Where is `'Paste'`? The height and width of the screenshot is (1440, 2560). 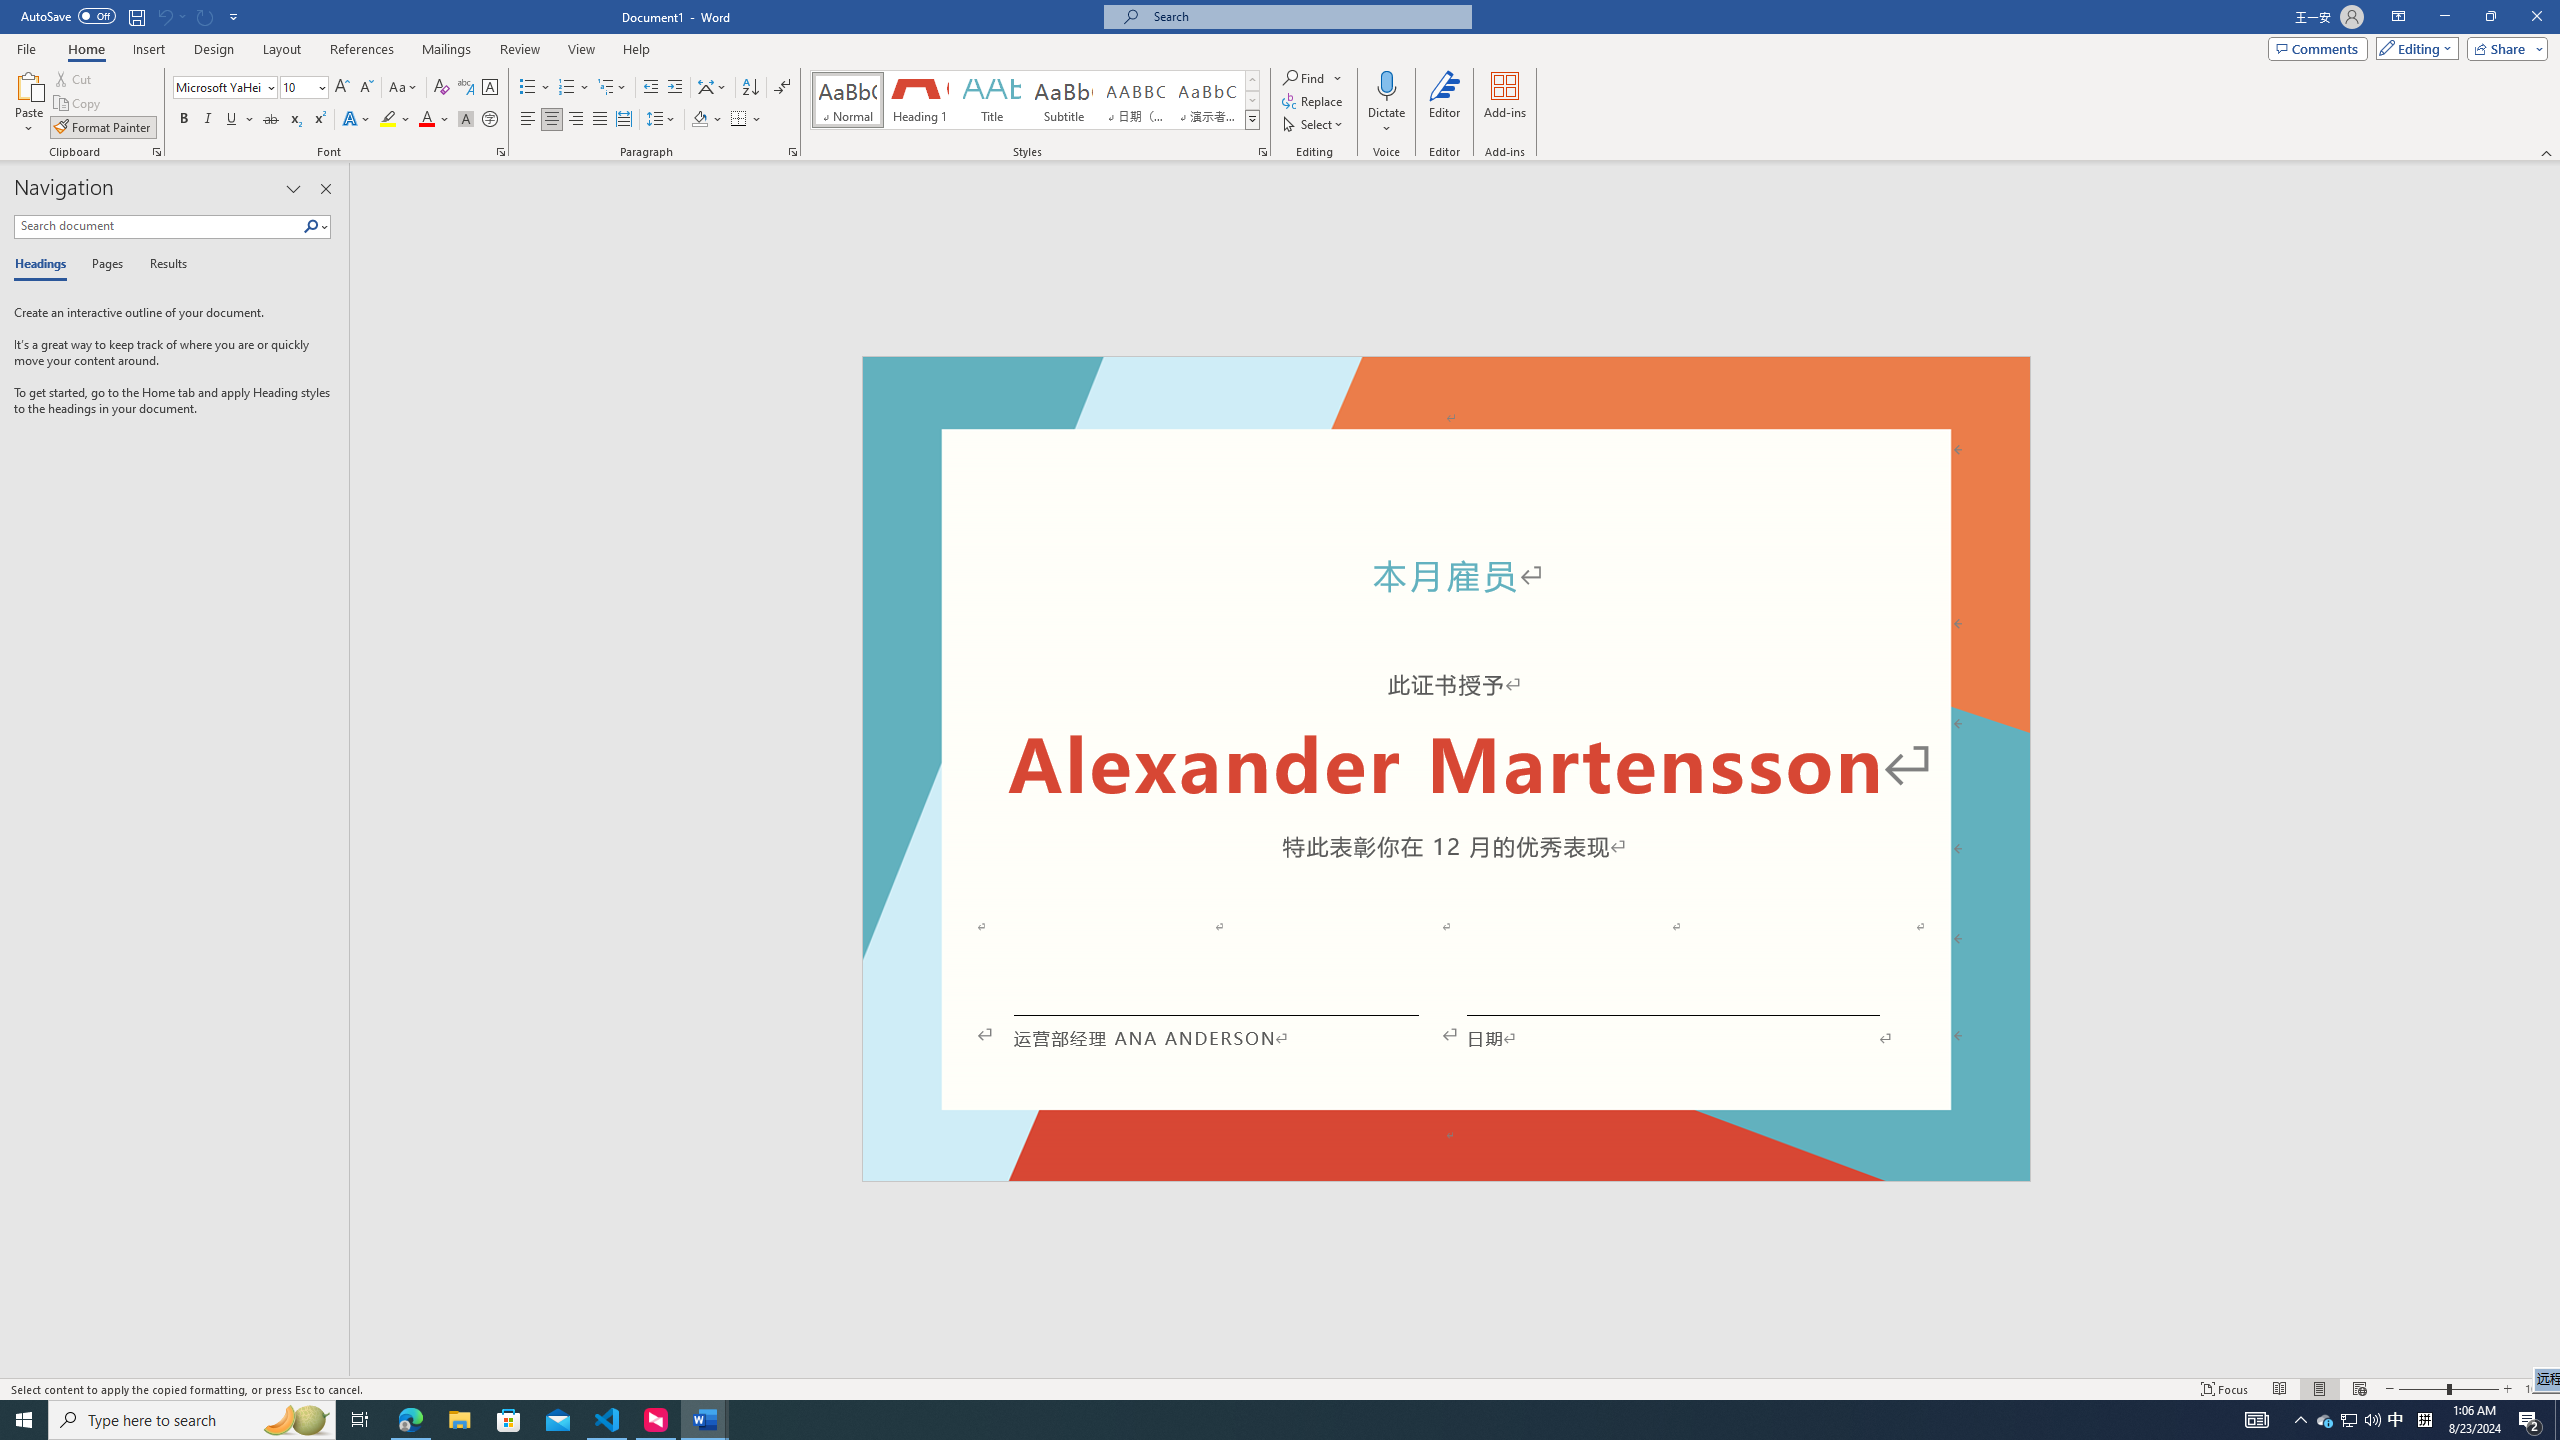 'Paste' is located at coordinates (28, 84).